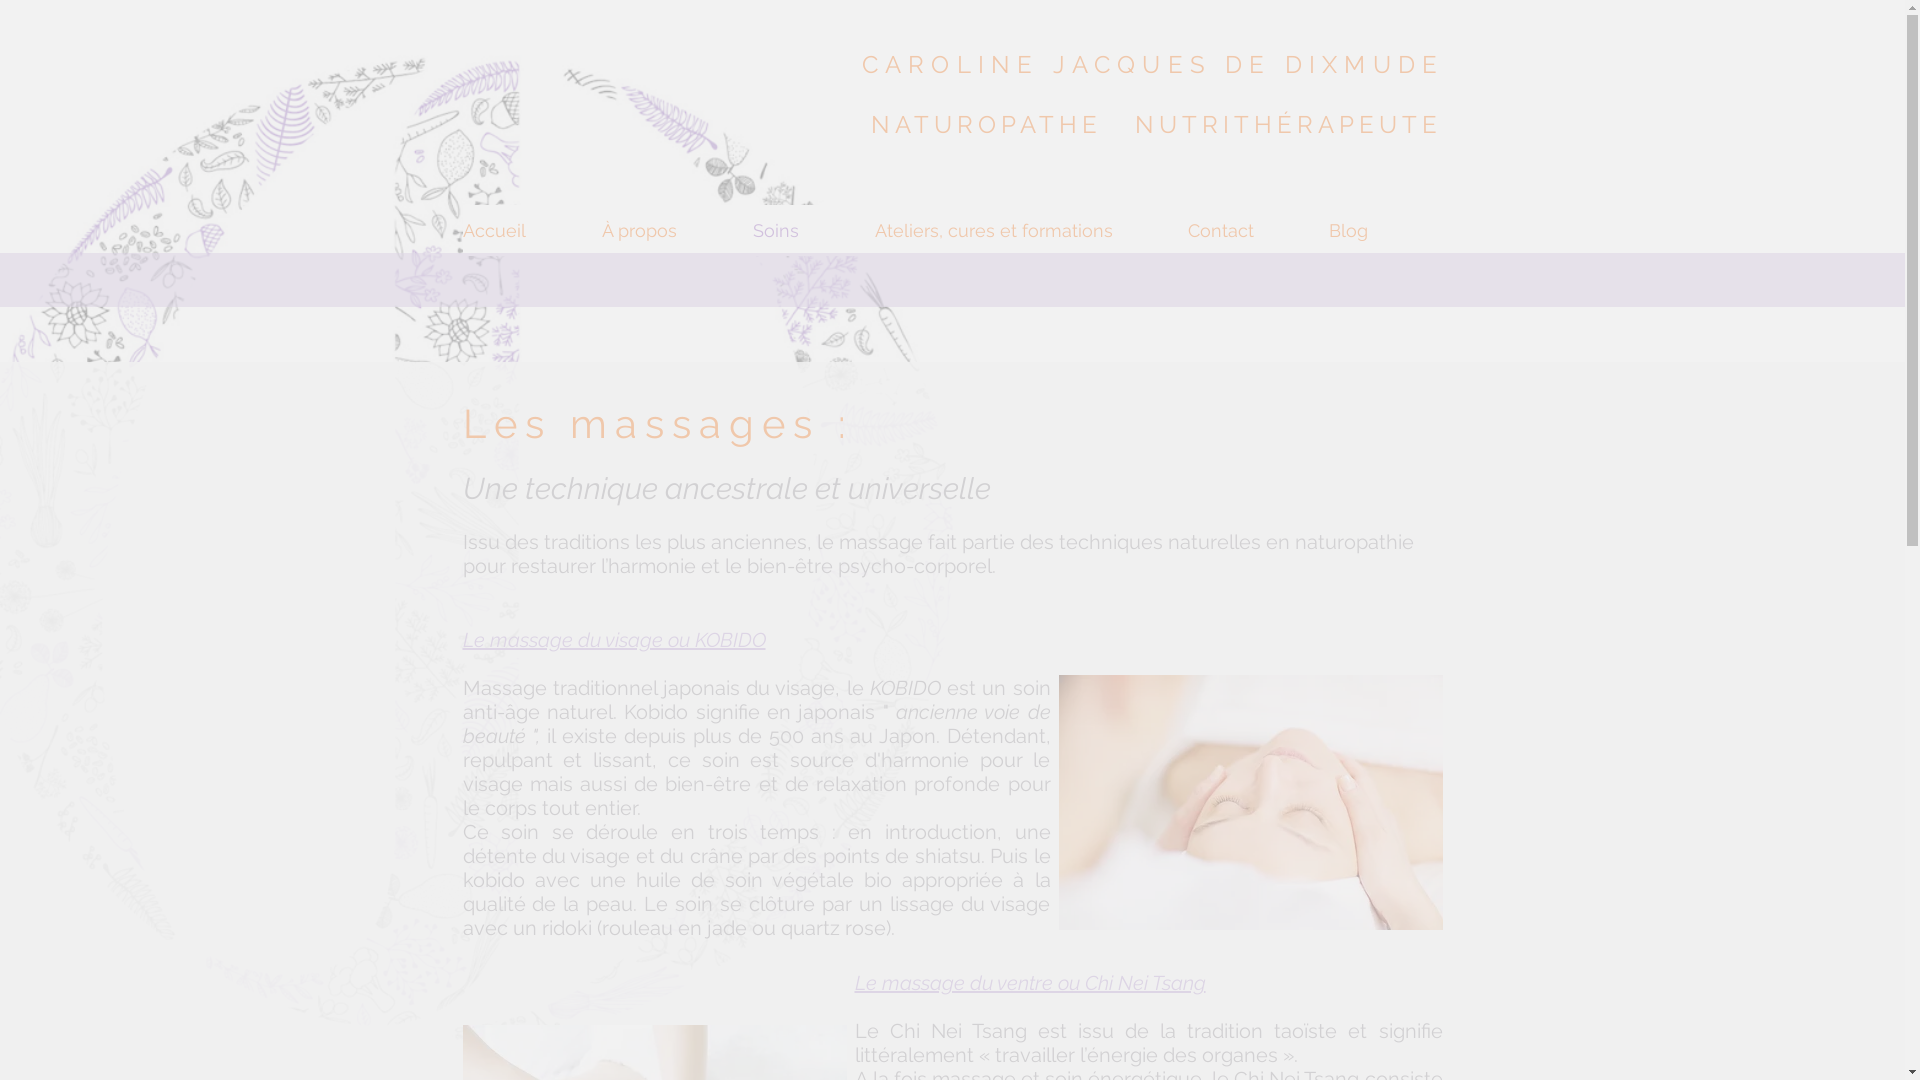  I want to click on 'Blog', so click(1384, 229).